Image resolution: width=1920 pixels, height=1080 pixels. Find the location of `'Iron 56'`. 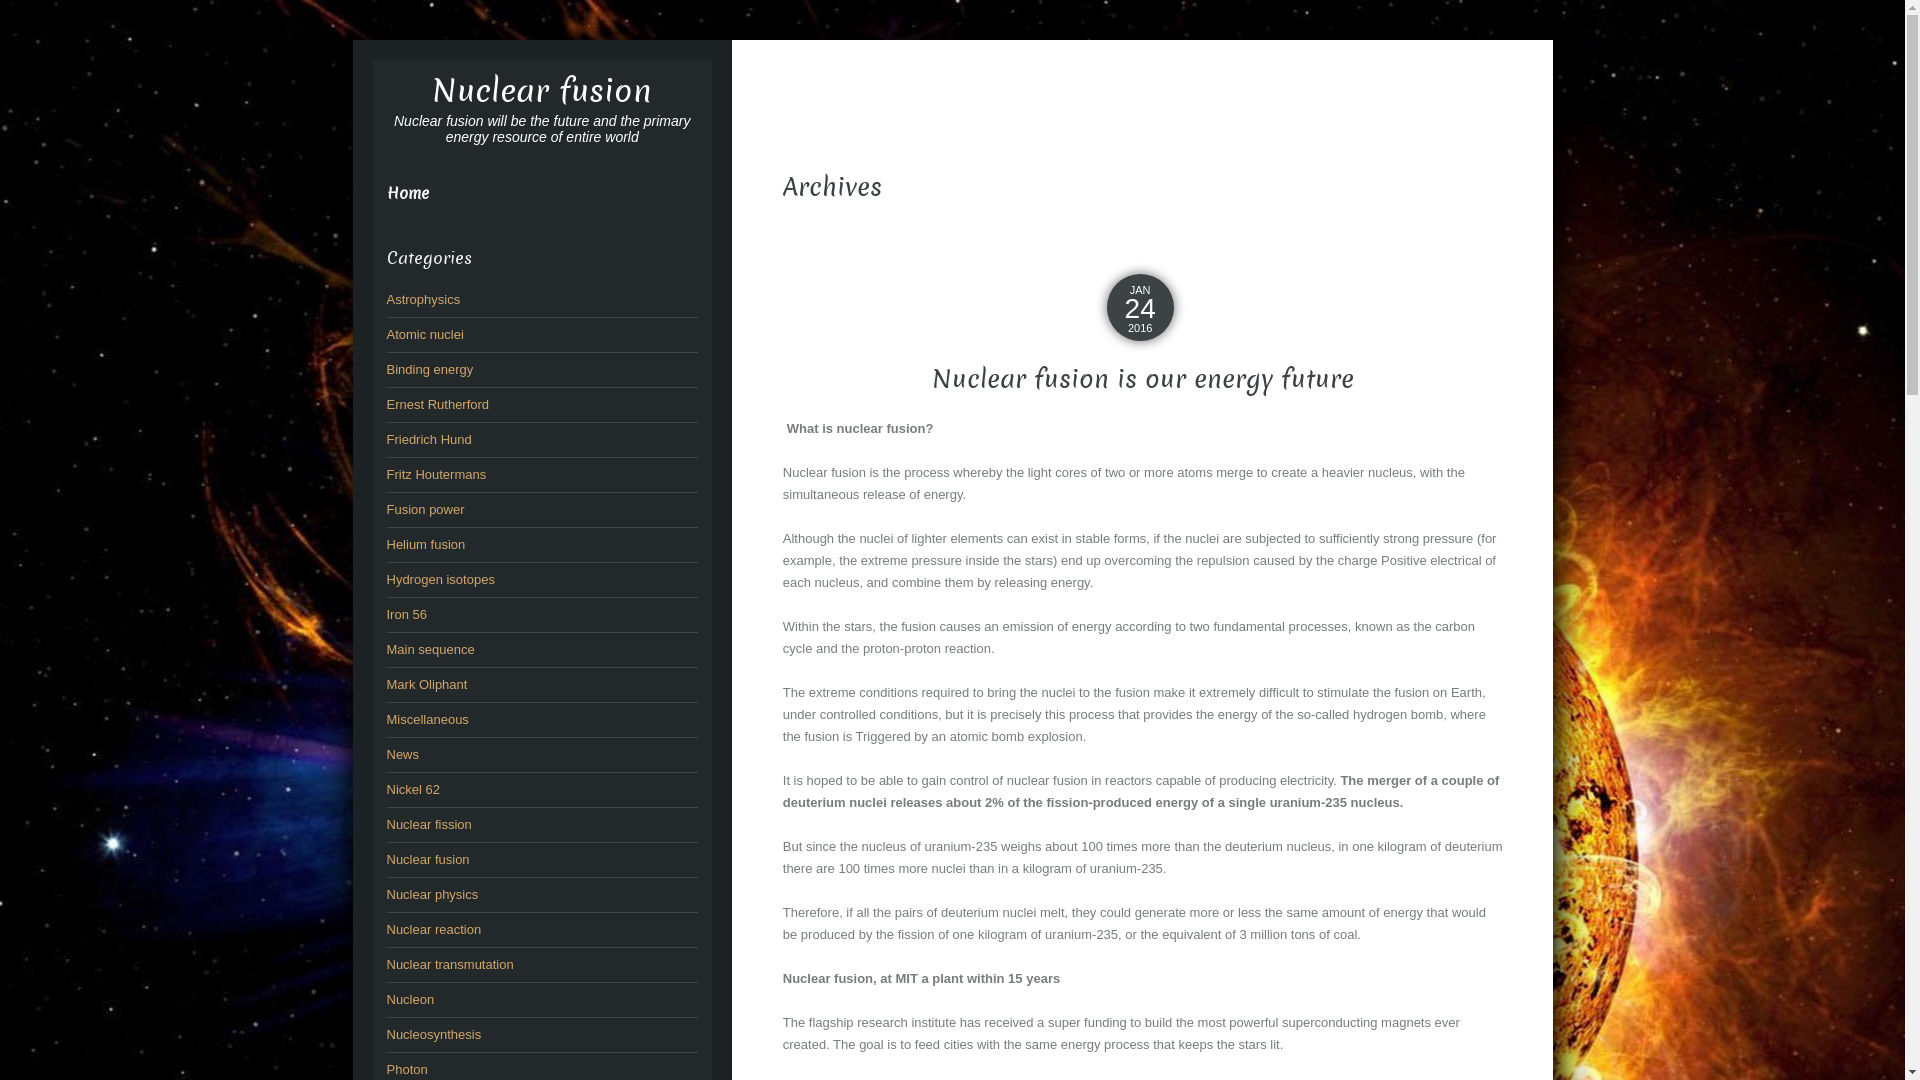

'Iron 56' is located at coordinates (405, 613).